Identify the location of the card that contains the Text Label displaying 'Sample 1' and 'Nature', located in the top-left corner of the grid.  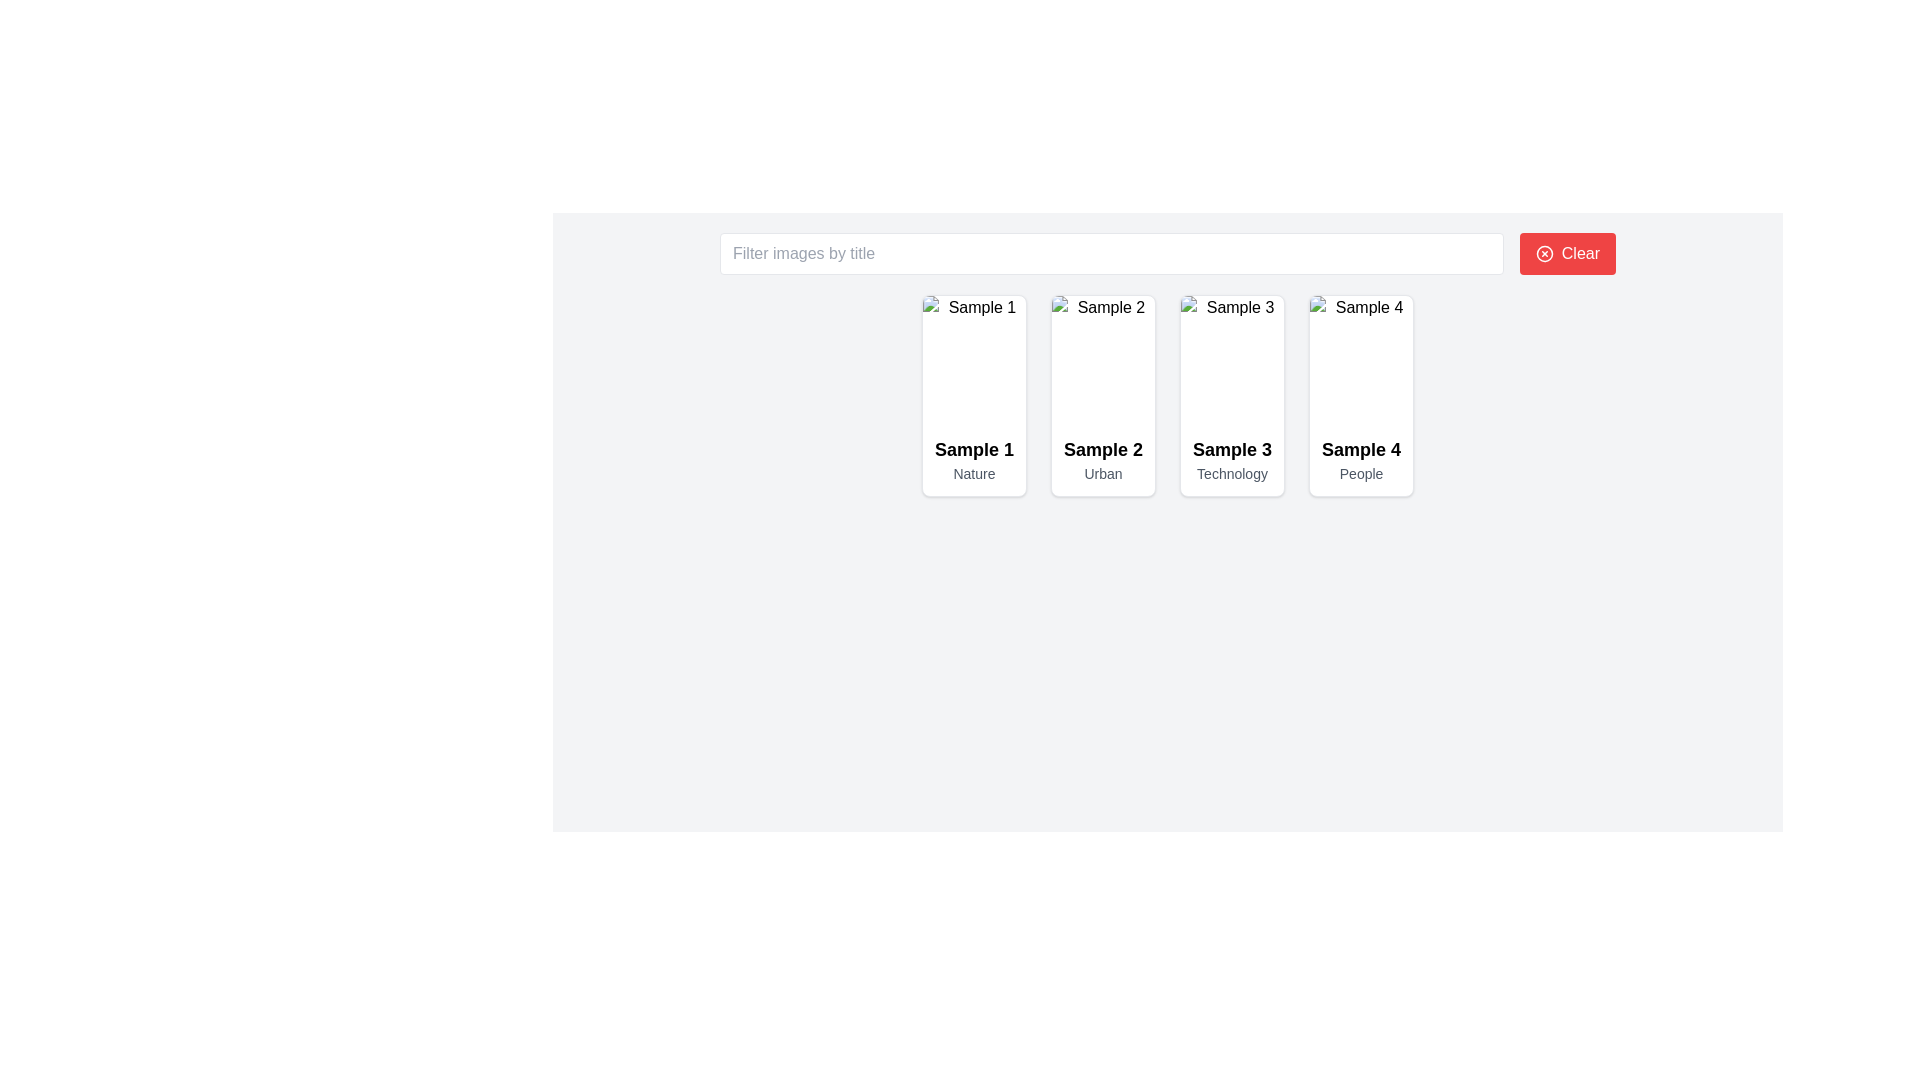
(974, 459).